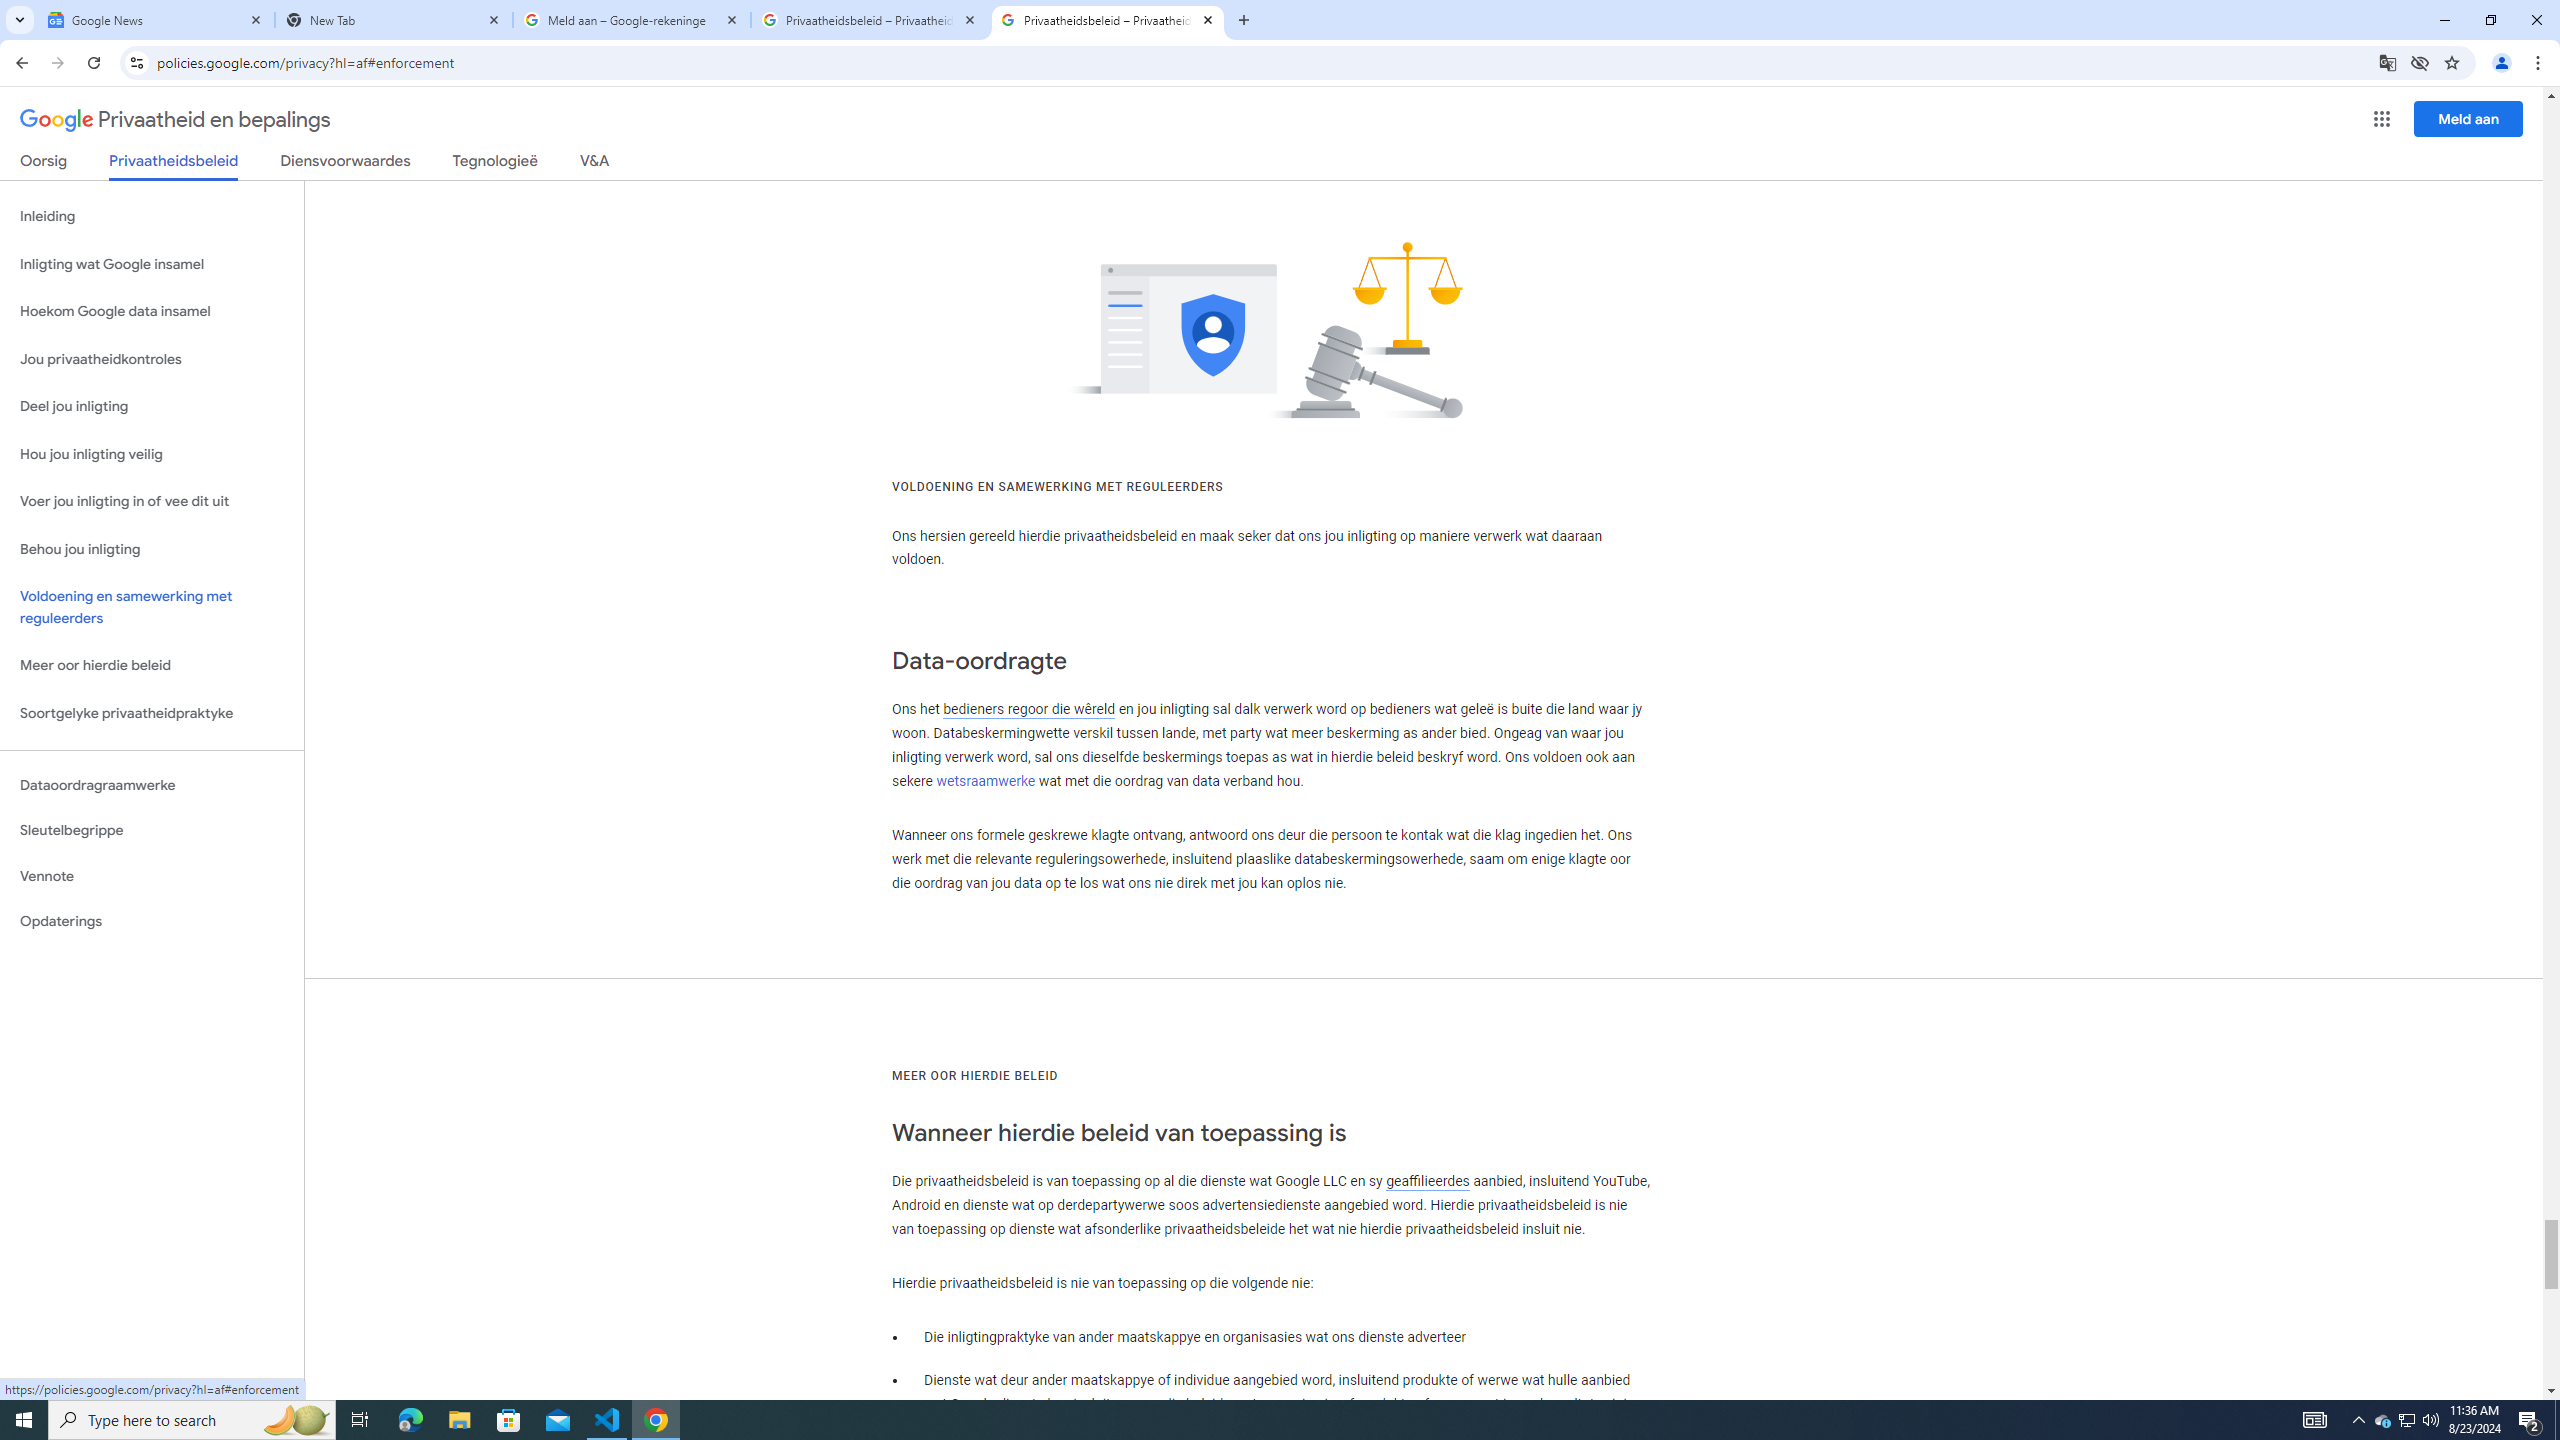 This screenshot has height=1440, width=2560. What do you see at coordinates (151, 666) in the screenshot?
I see `'Meer oor hierdie beleid'` at bounding box center [151, 666].